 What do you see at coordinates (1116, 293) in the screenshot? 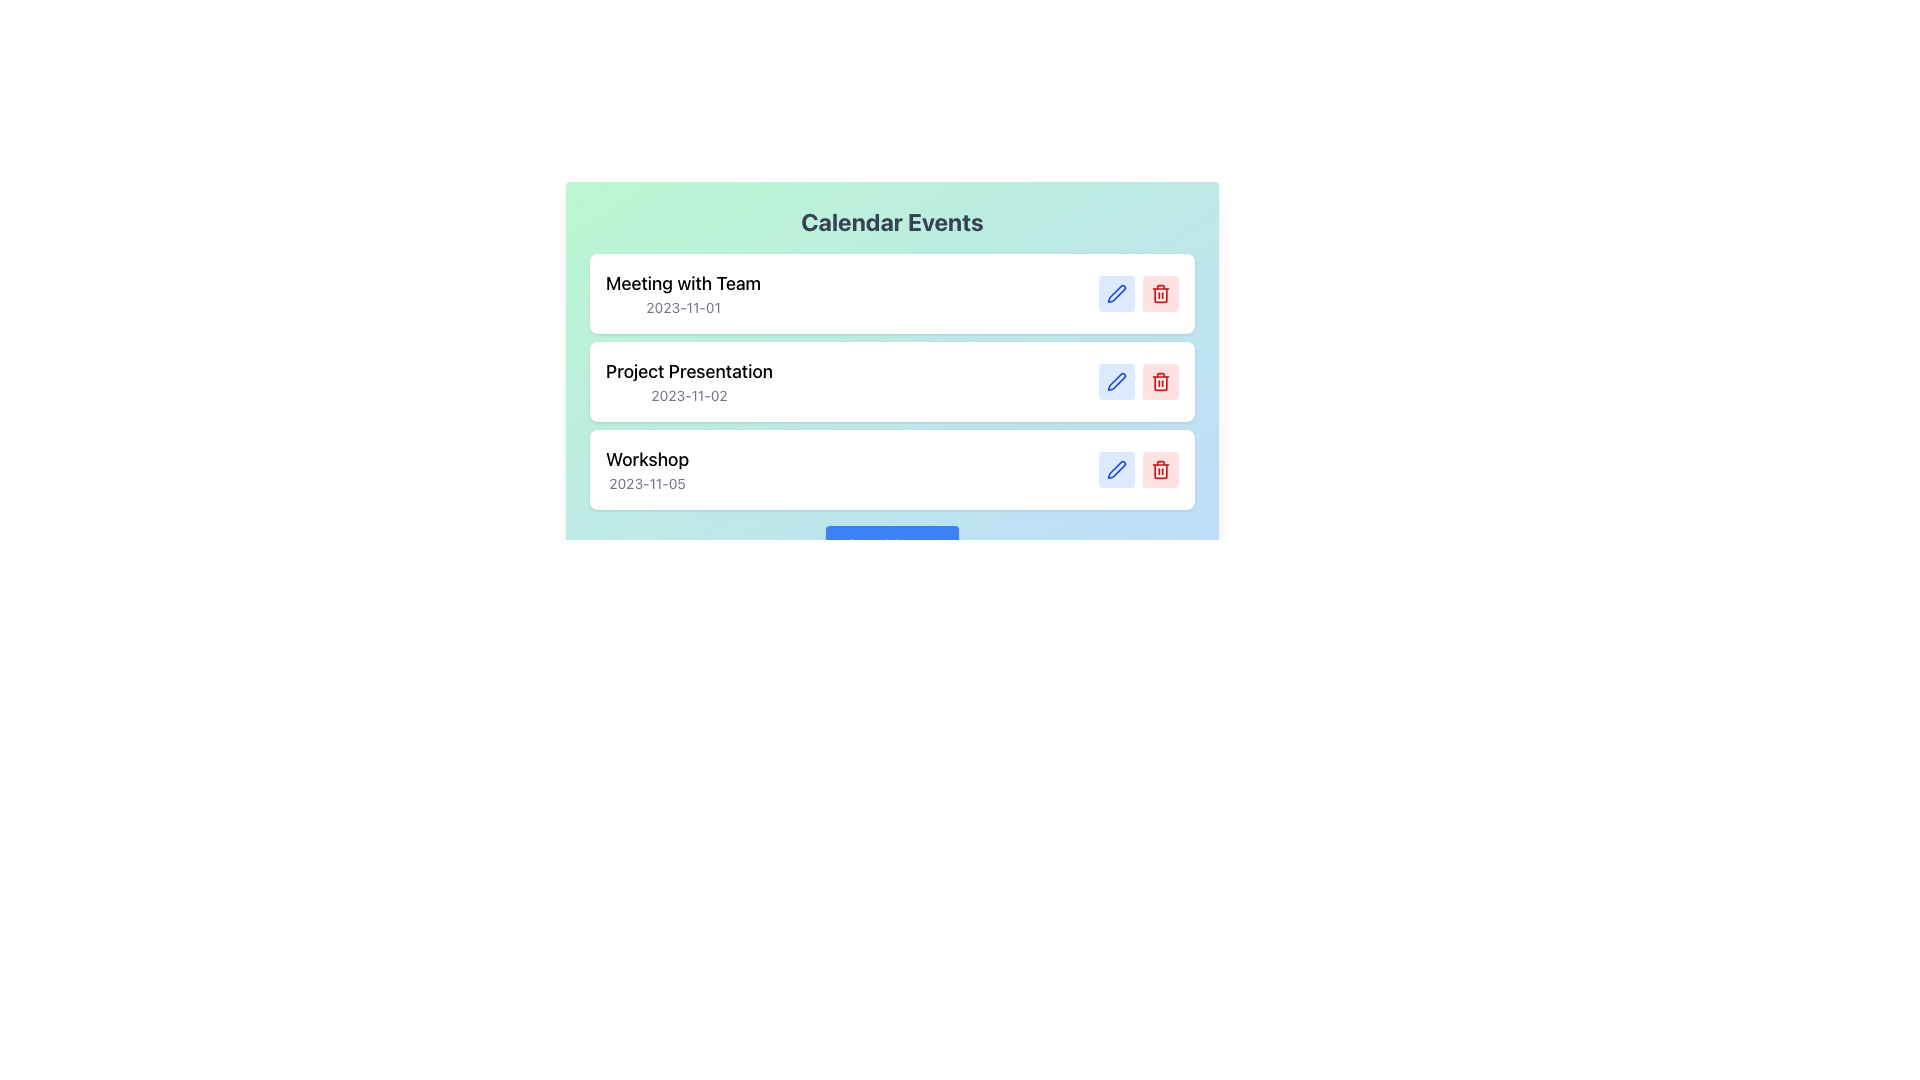
I see `the edit button with a light blue background and pen icon located in the upper right of the 'Meeting with Team' card` at bounding box center [1116, 293].